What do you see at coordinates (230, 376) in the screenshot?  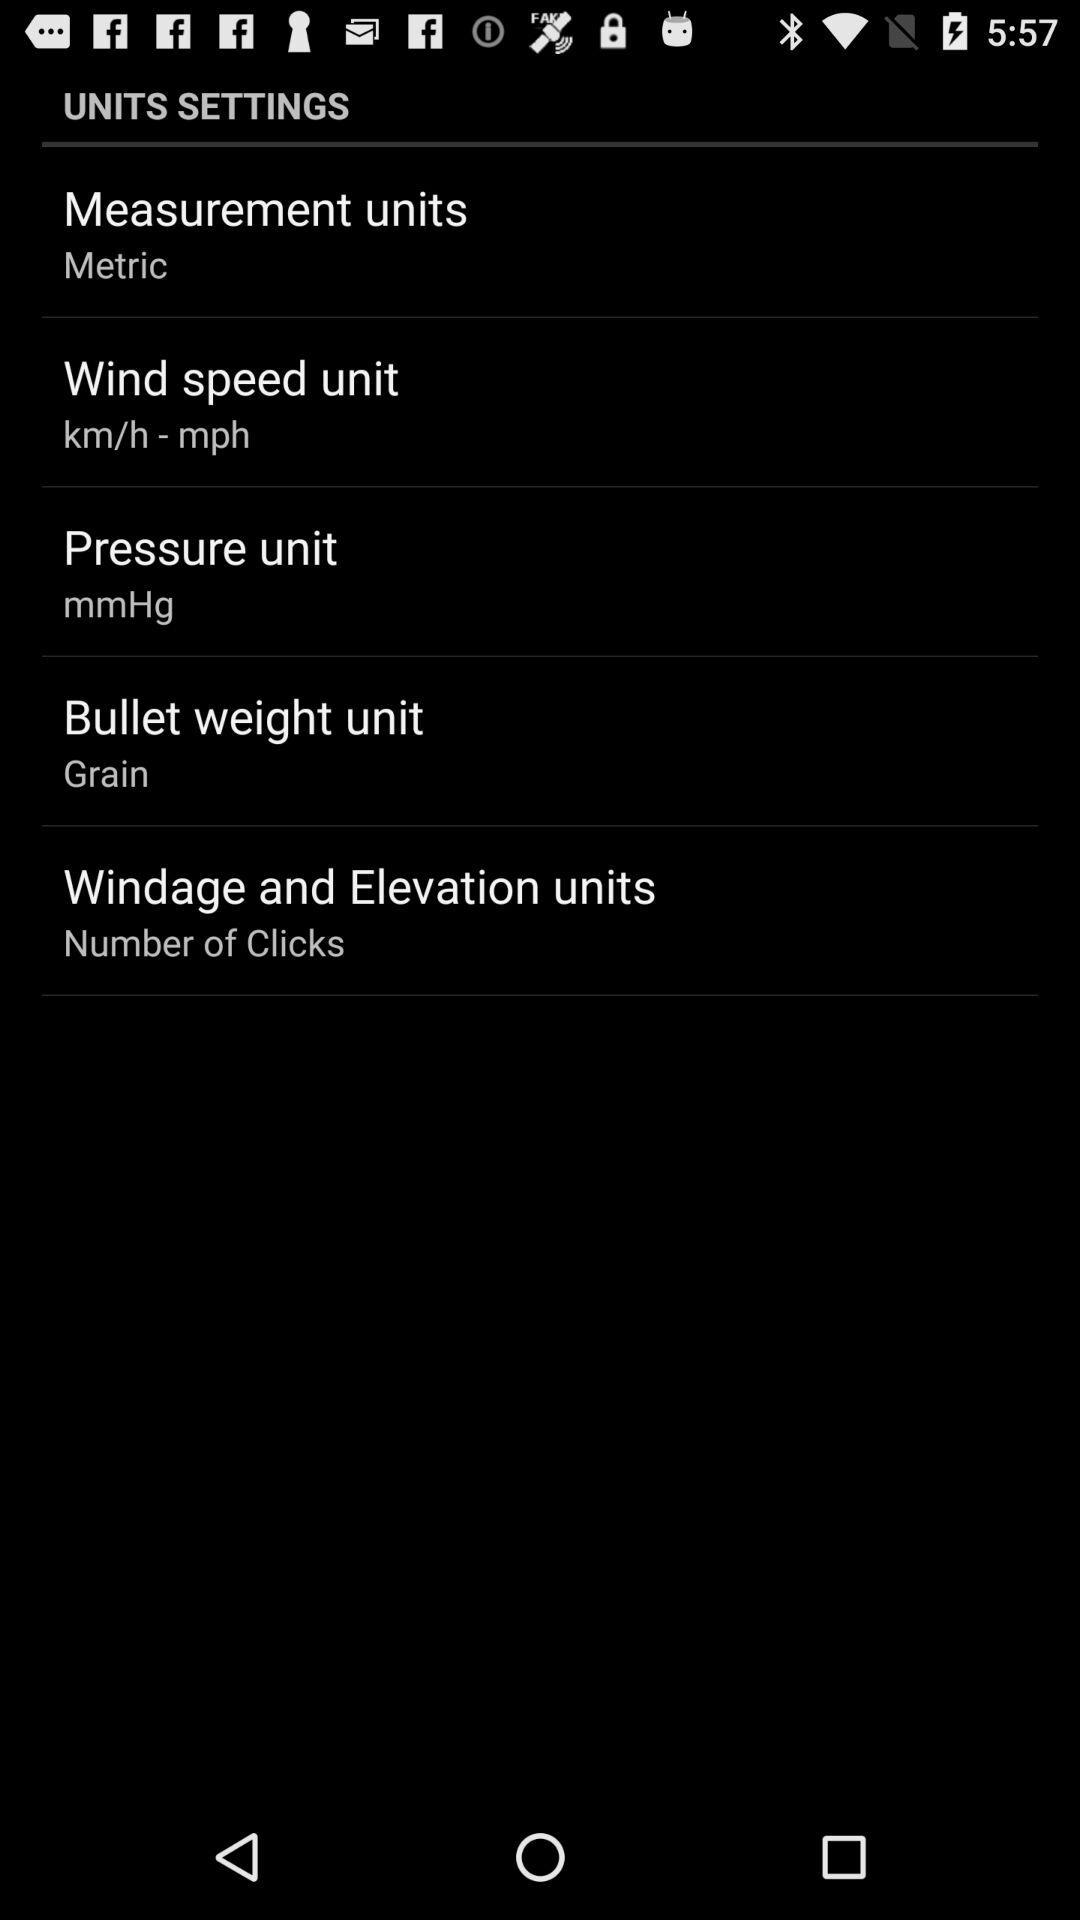 I see `the app above km/h - mph` at bounding box center [230, 376].